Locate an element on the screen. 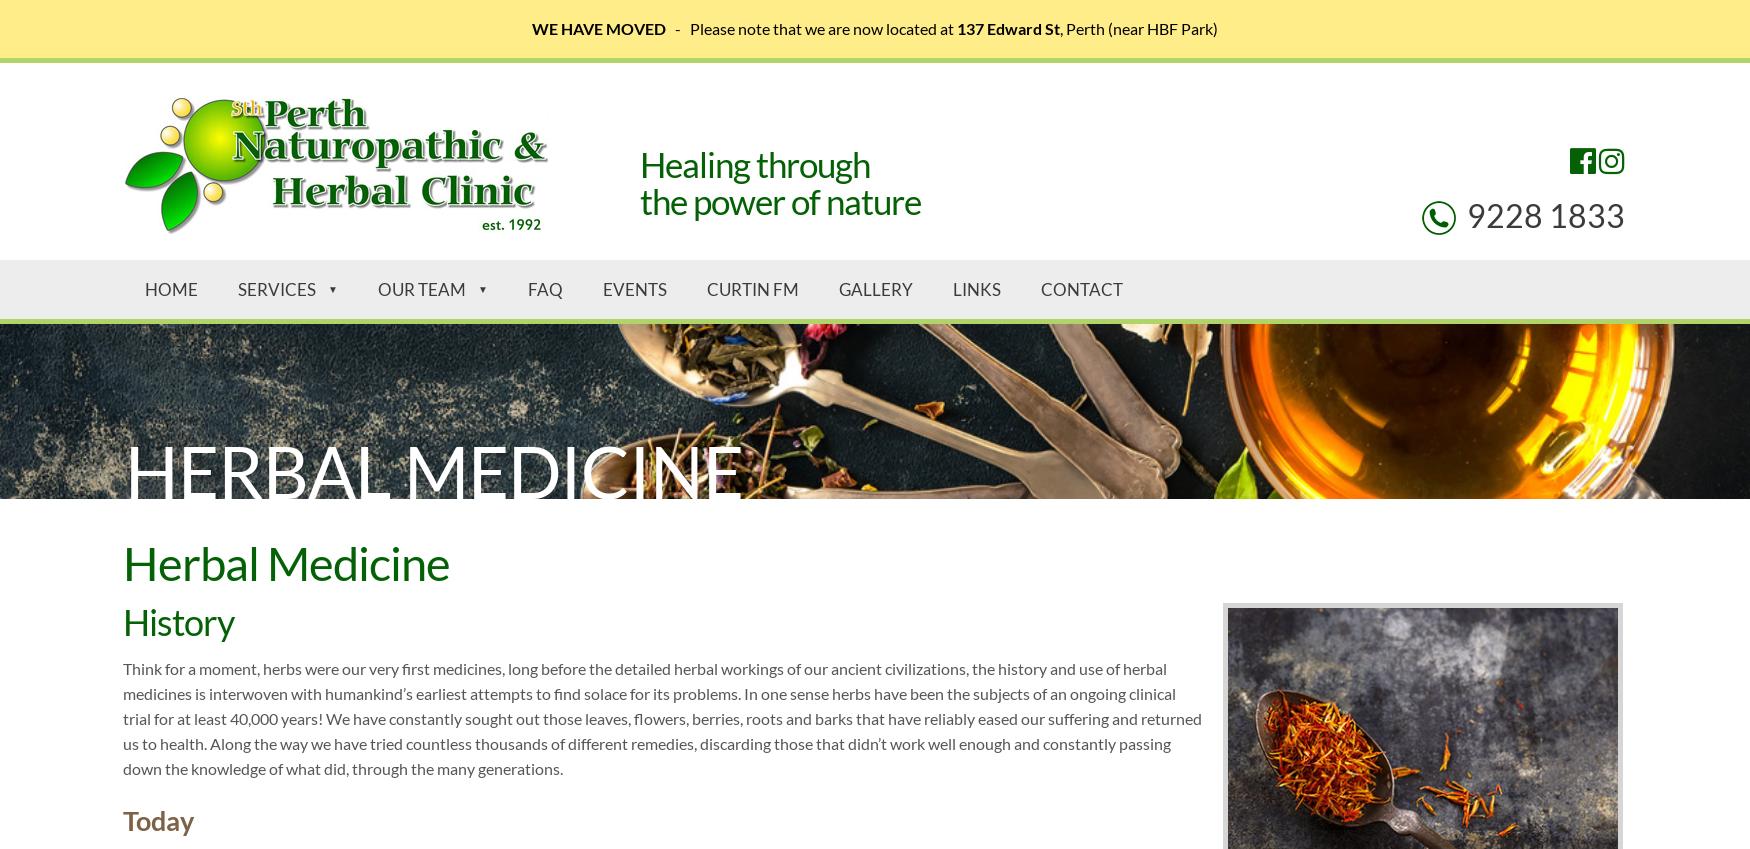  'Healing through' is located at coordinates (753, 163).